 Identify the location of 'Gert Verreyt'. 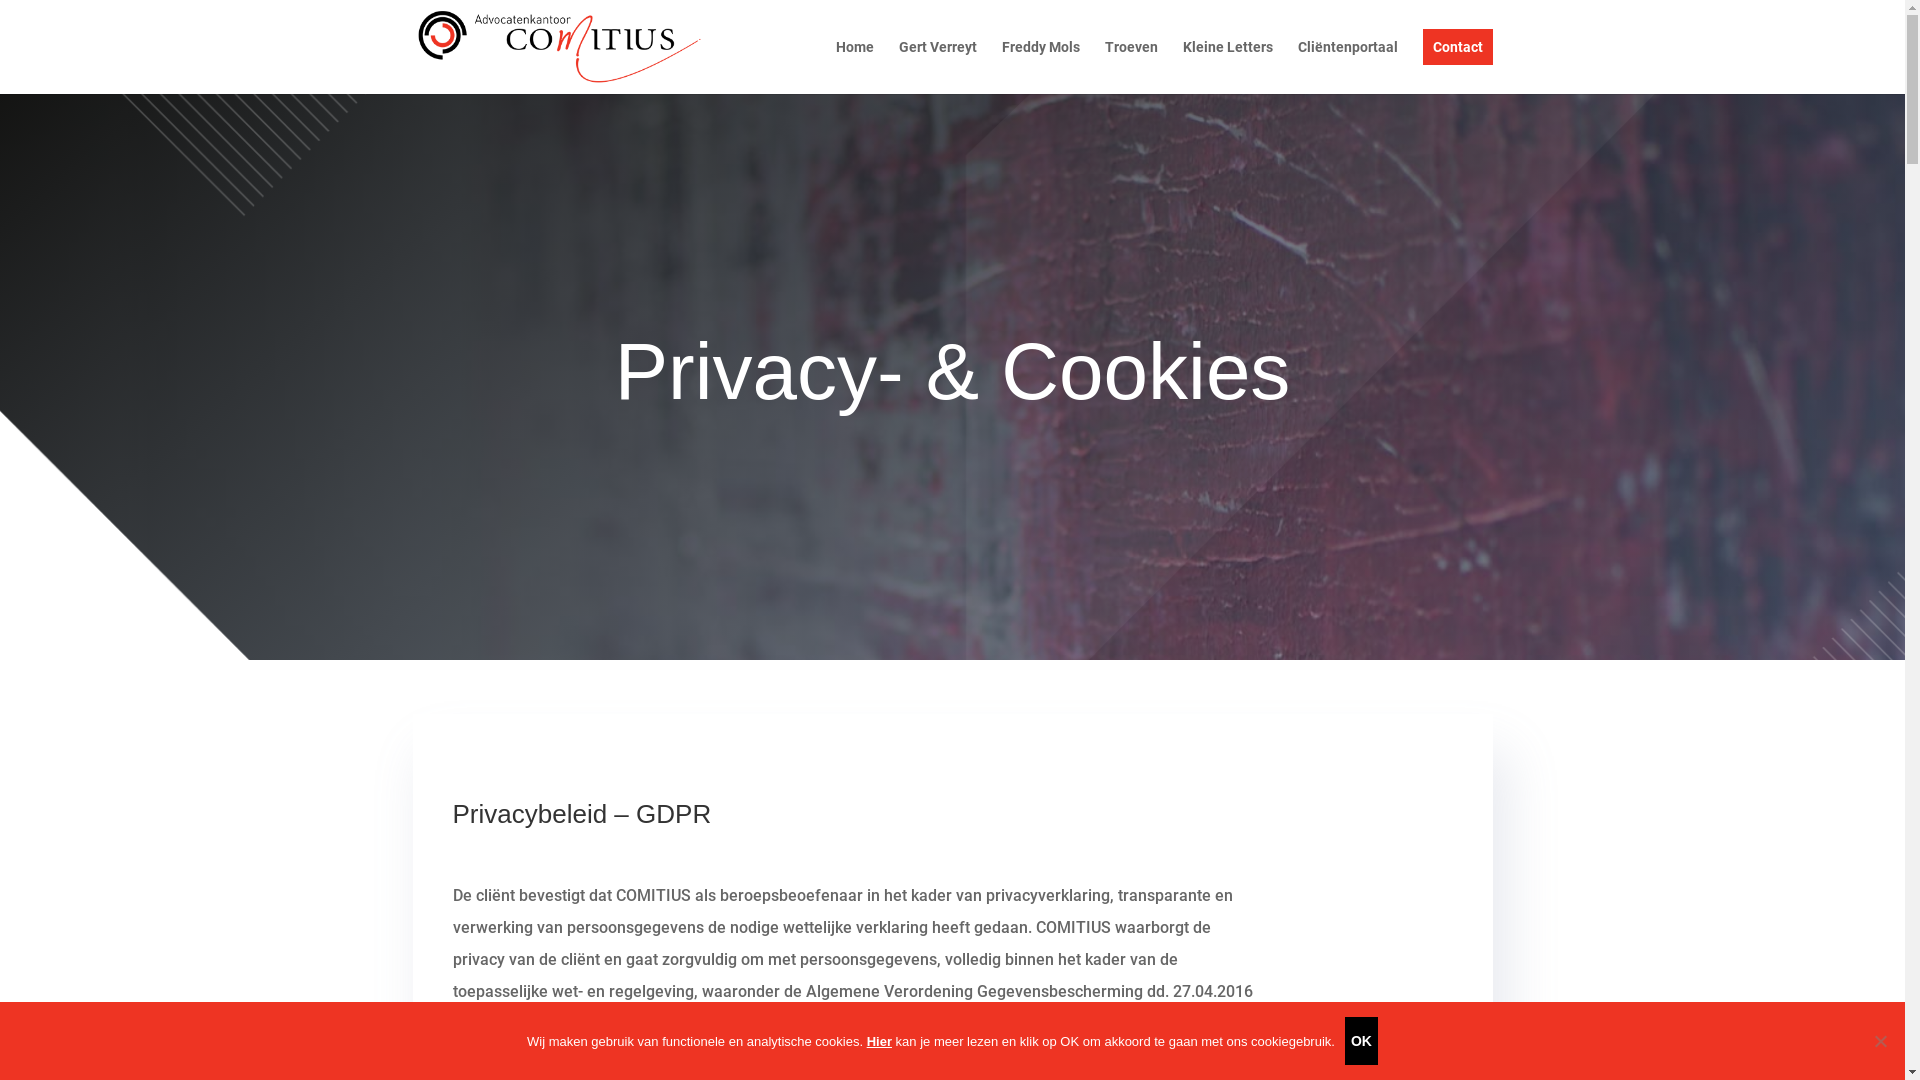
(896, 65).